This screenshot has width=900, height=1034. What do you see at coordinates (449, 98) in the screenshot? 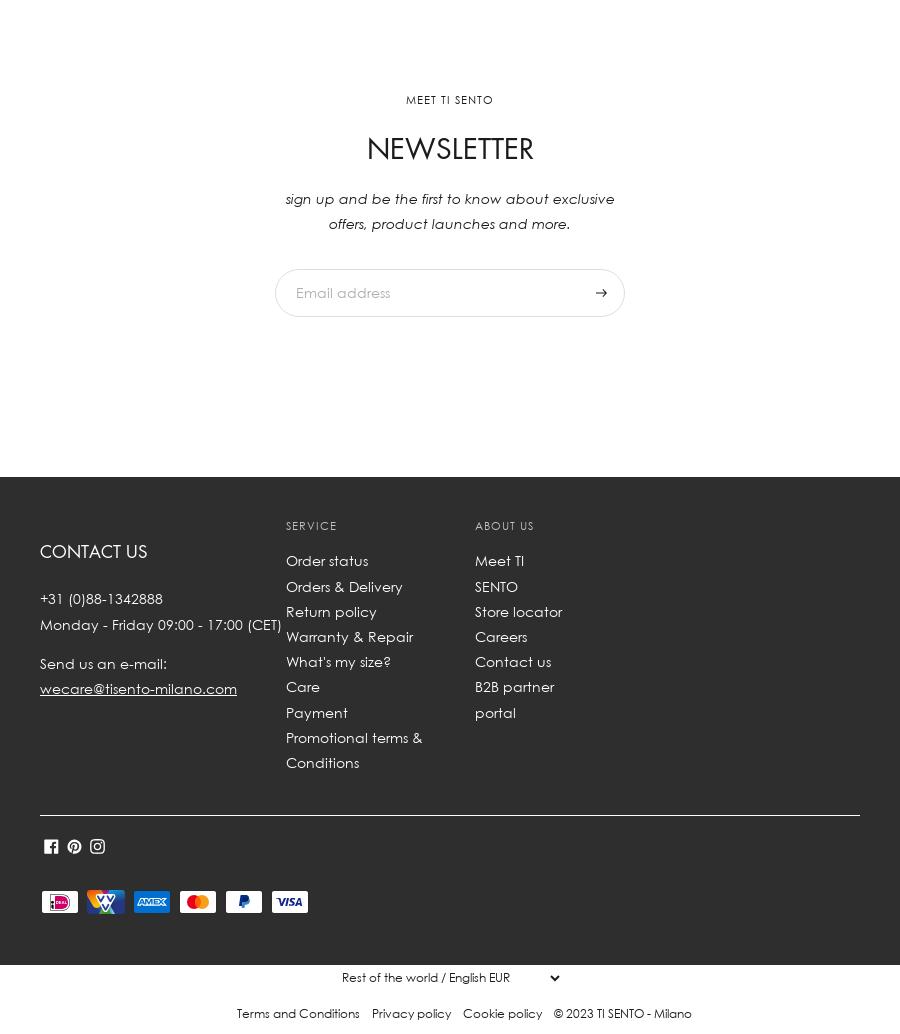
I see `'MEET TI SENTO'` at bounding box center [449, 98].